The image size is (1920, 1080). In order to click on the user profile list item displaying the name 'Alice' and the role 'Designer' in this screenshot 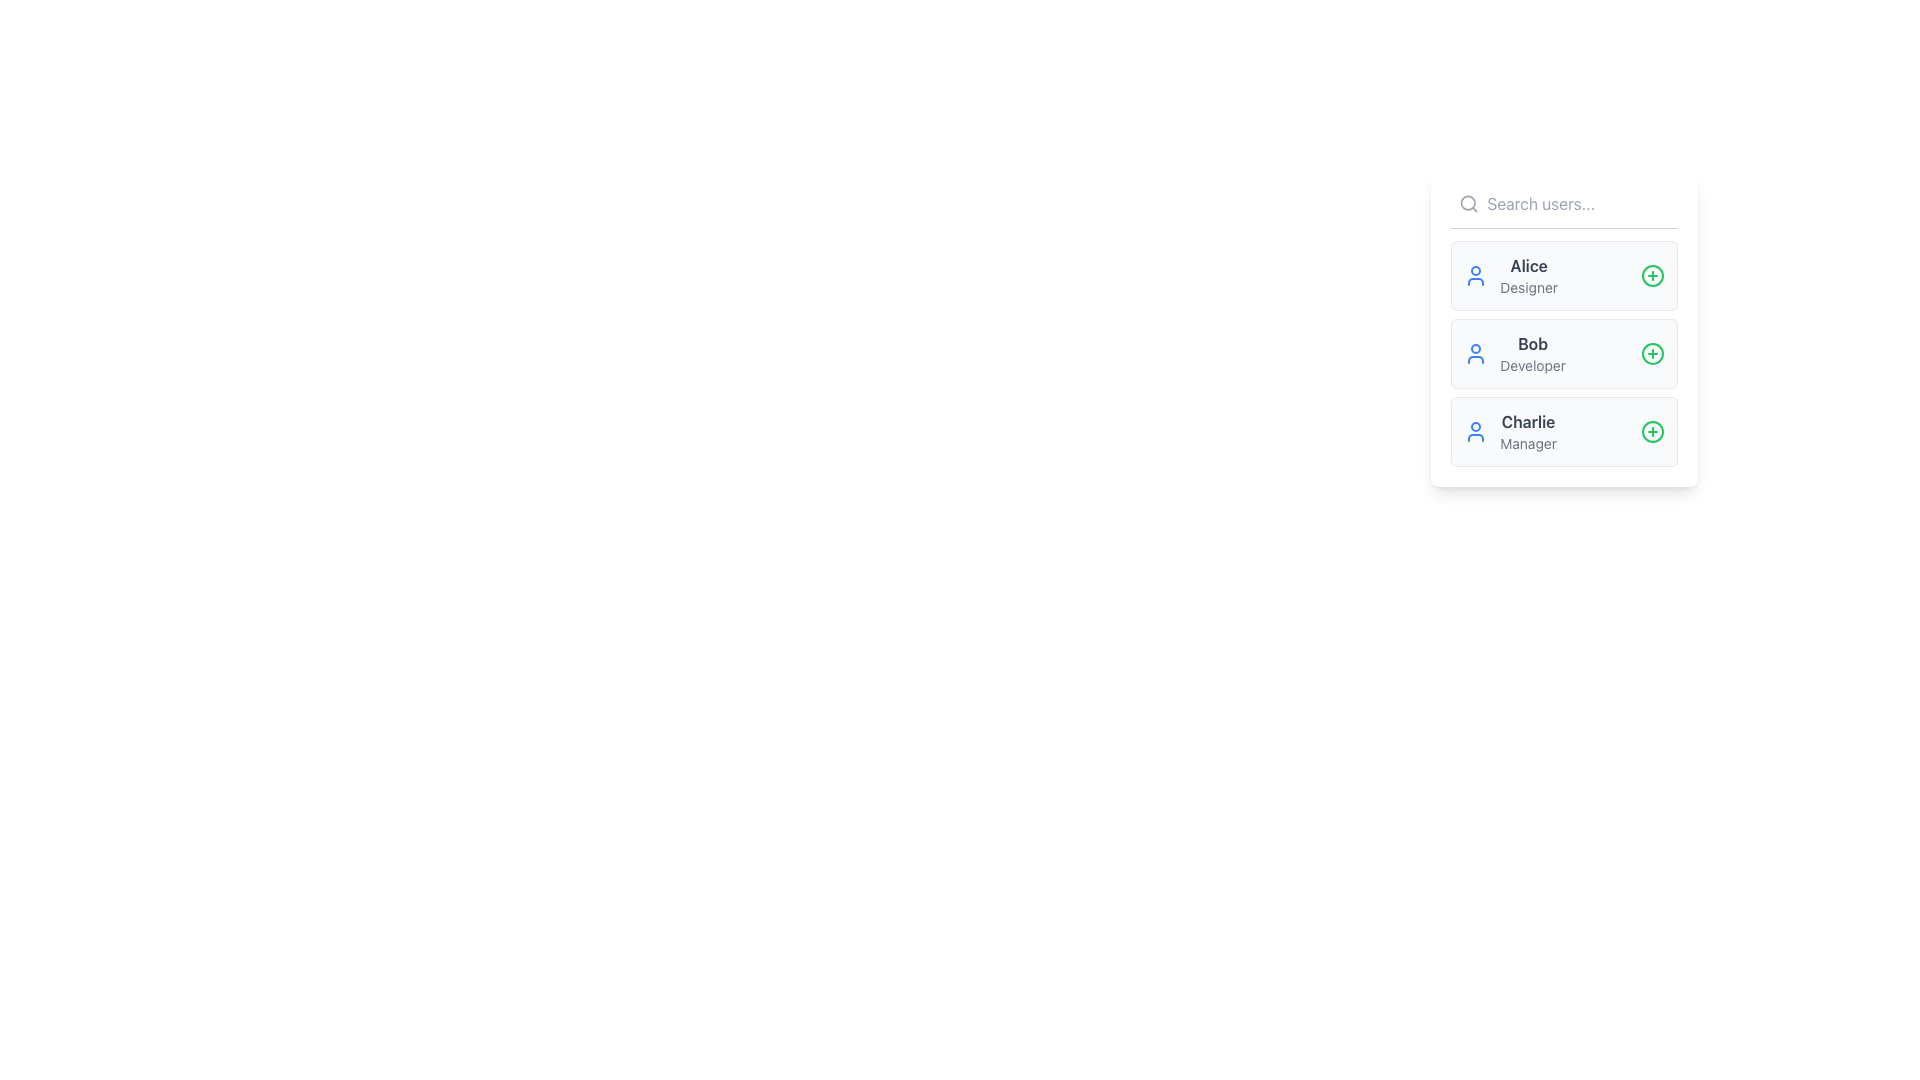, I will do `click(1511, 276)`.